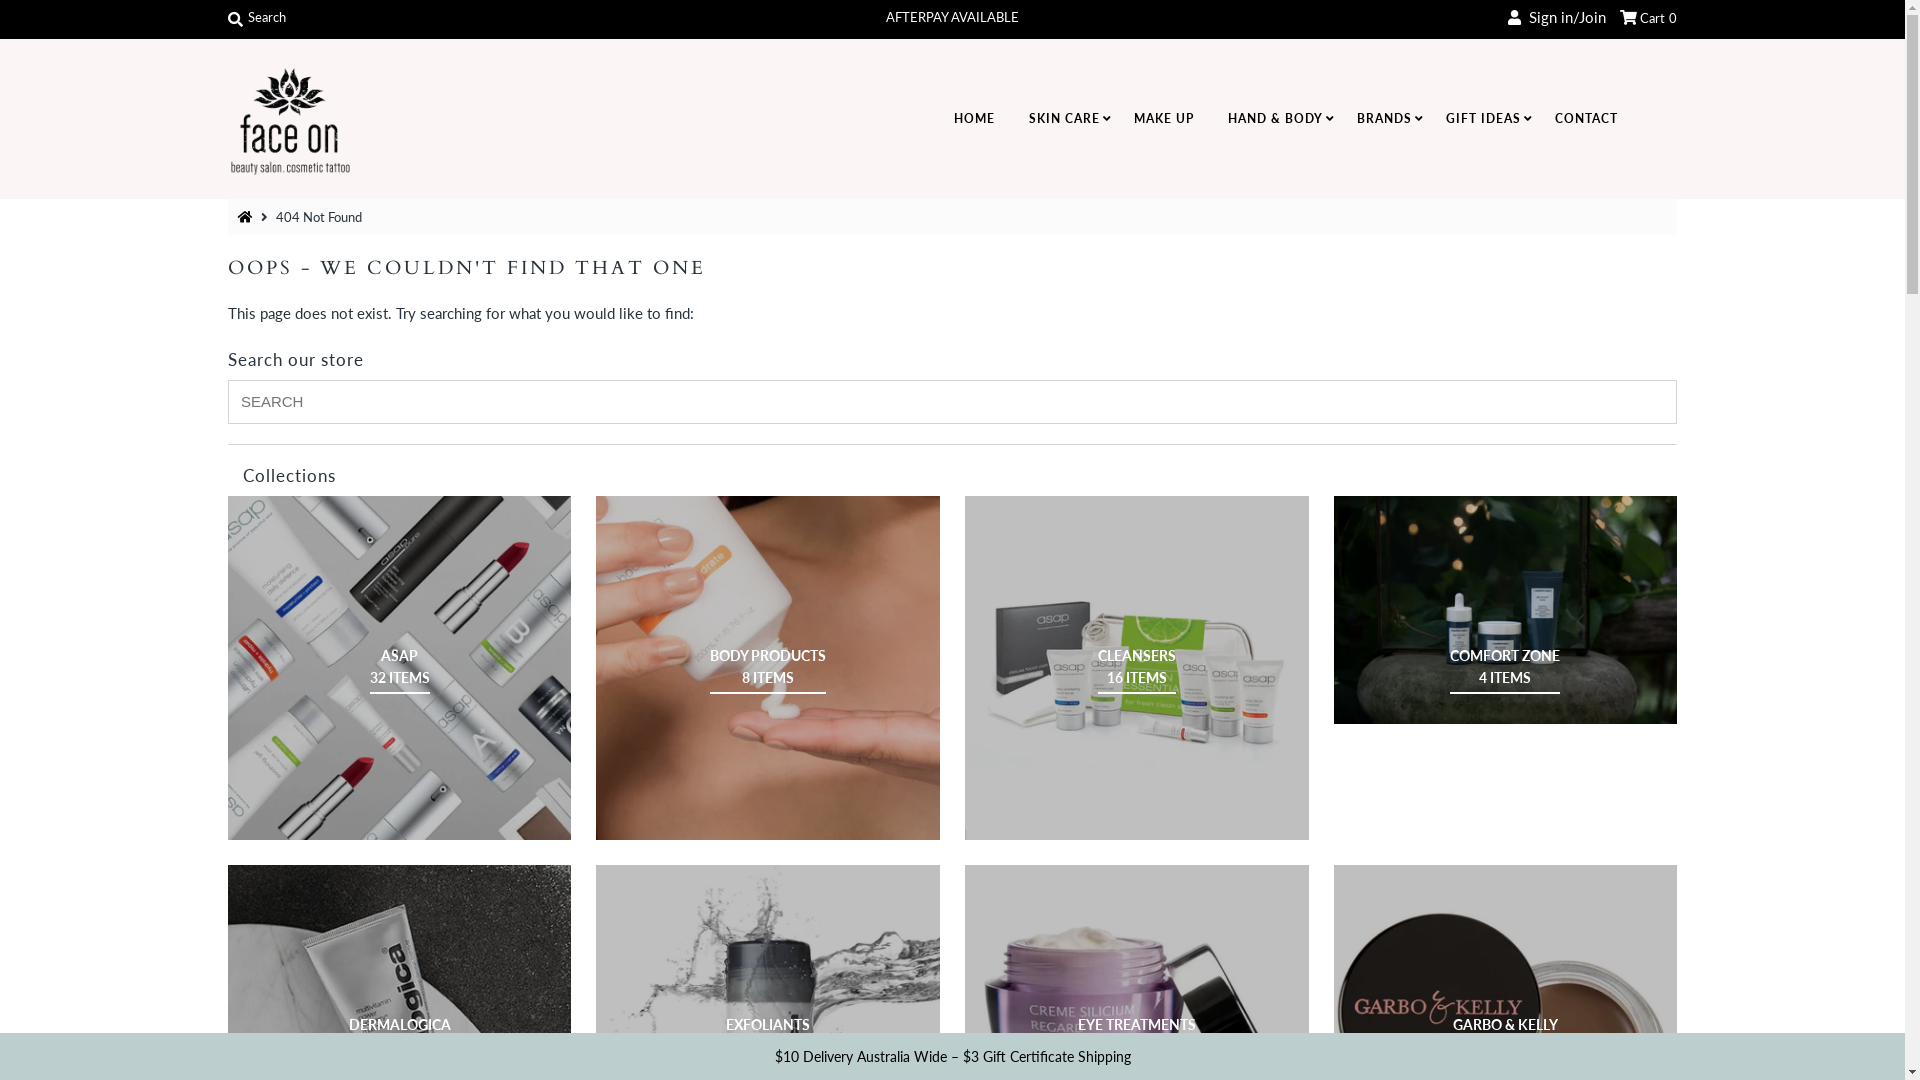  Describe the element at coordinates (1482, 119) in the screenshot. I see `'GIFT IDEAS'` at that location.